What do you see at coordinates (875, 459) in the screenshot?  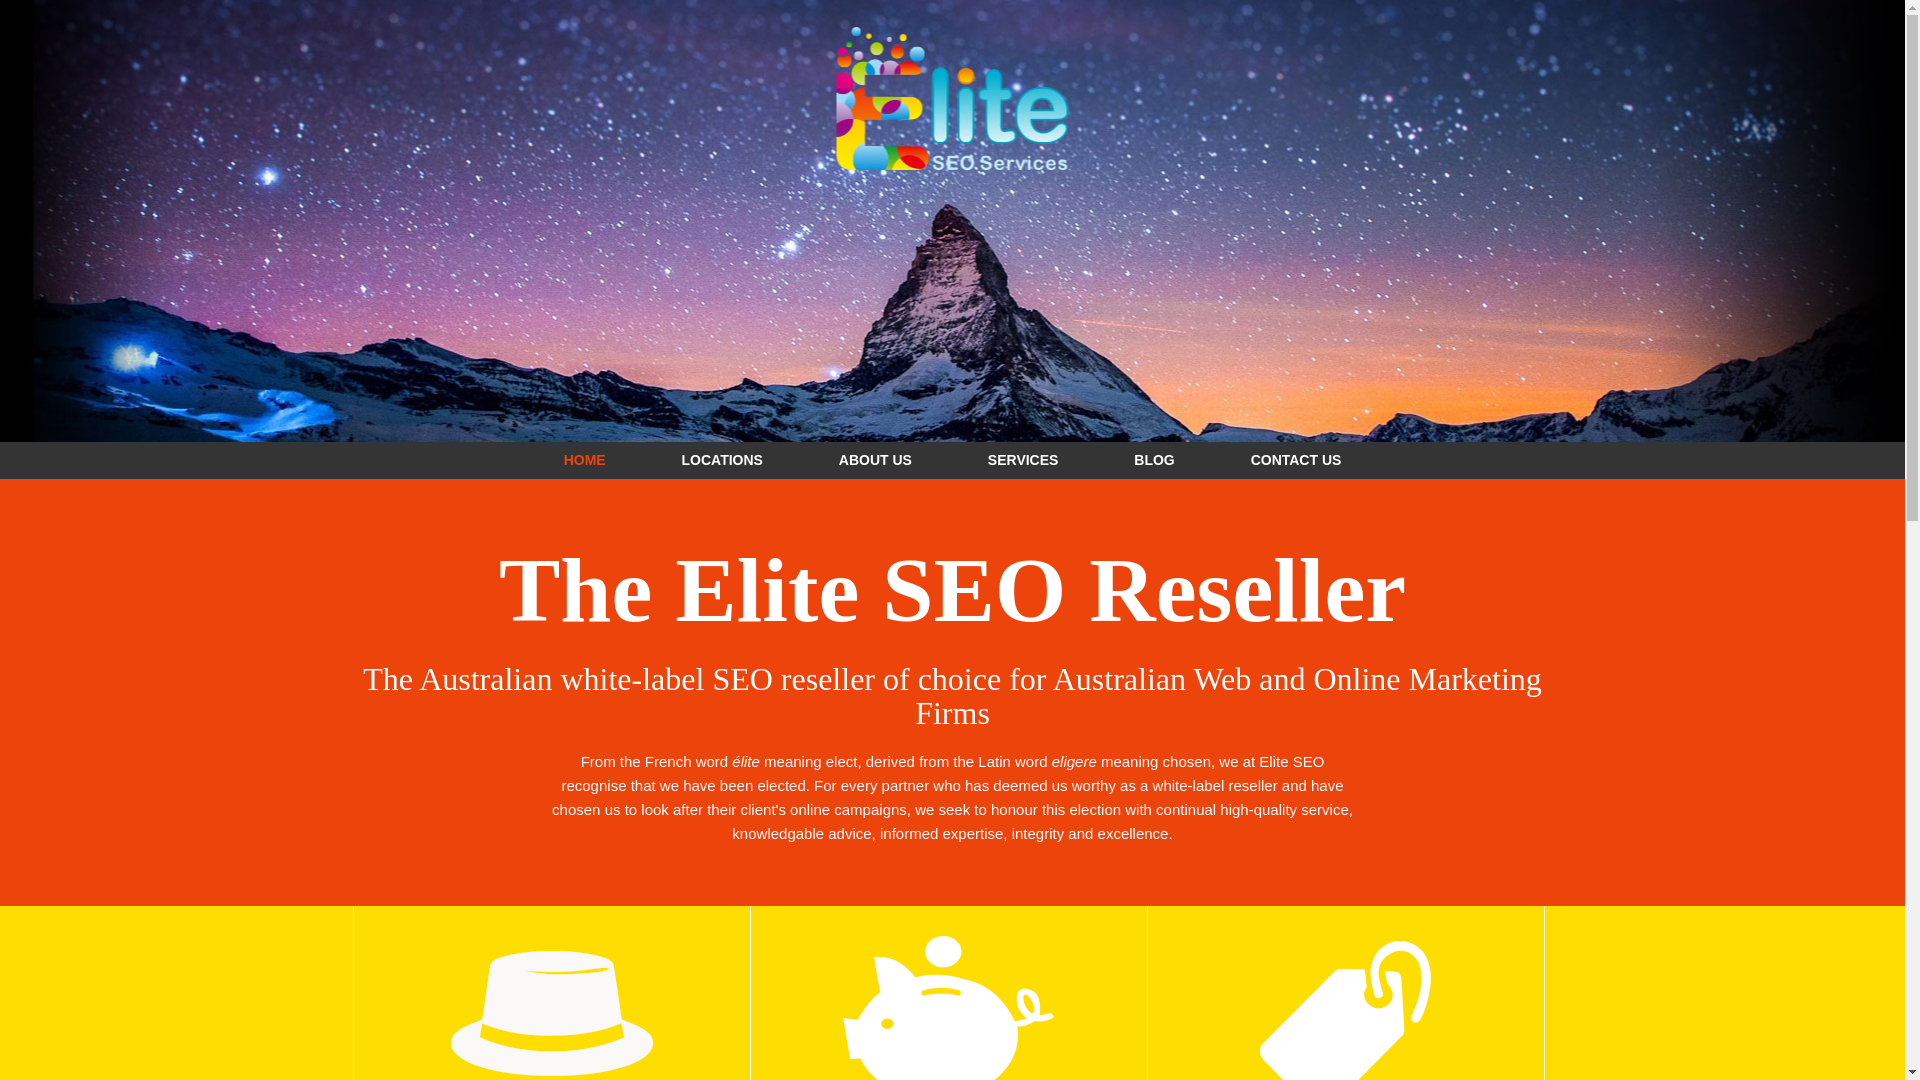 I see `'ABOUT US'` at bounding box center [875, 459].